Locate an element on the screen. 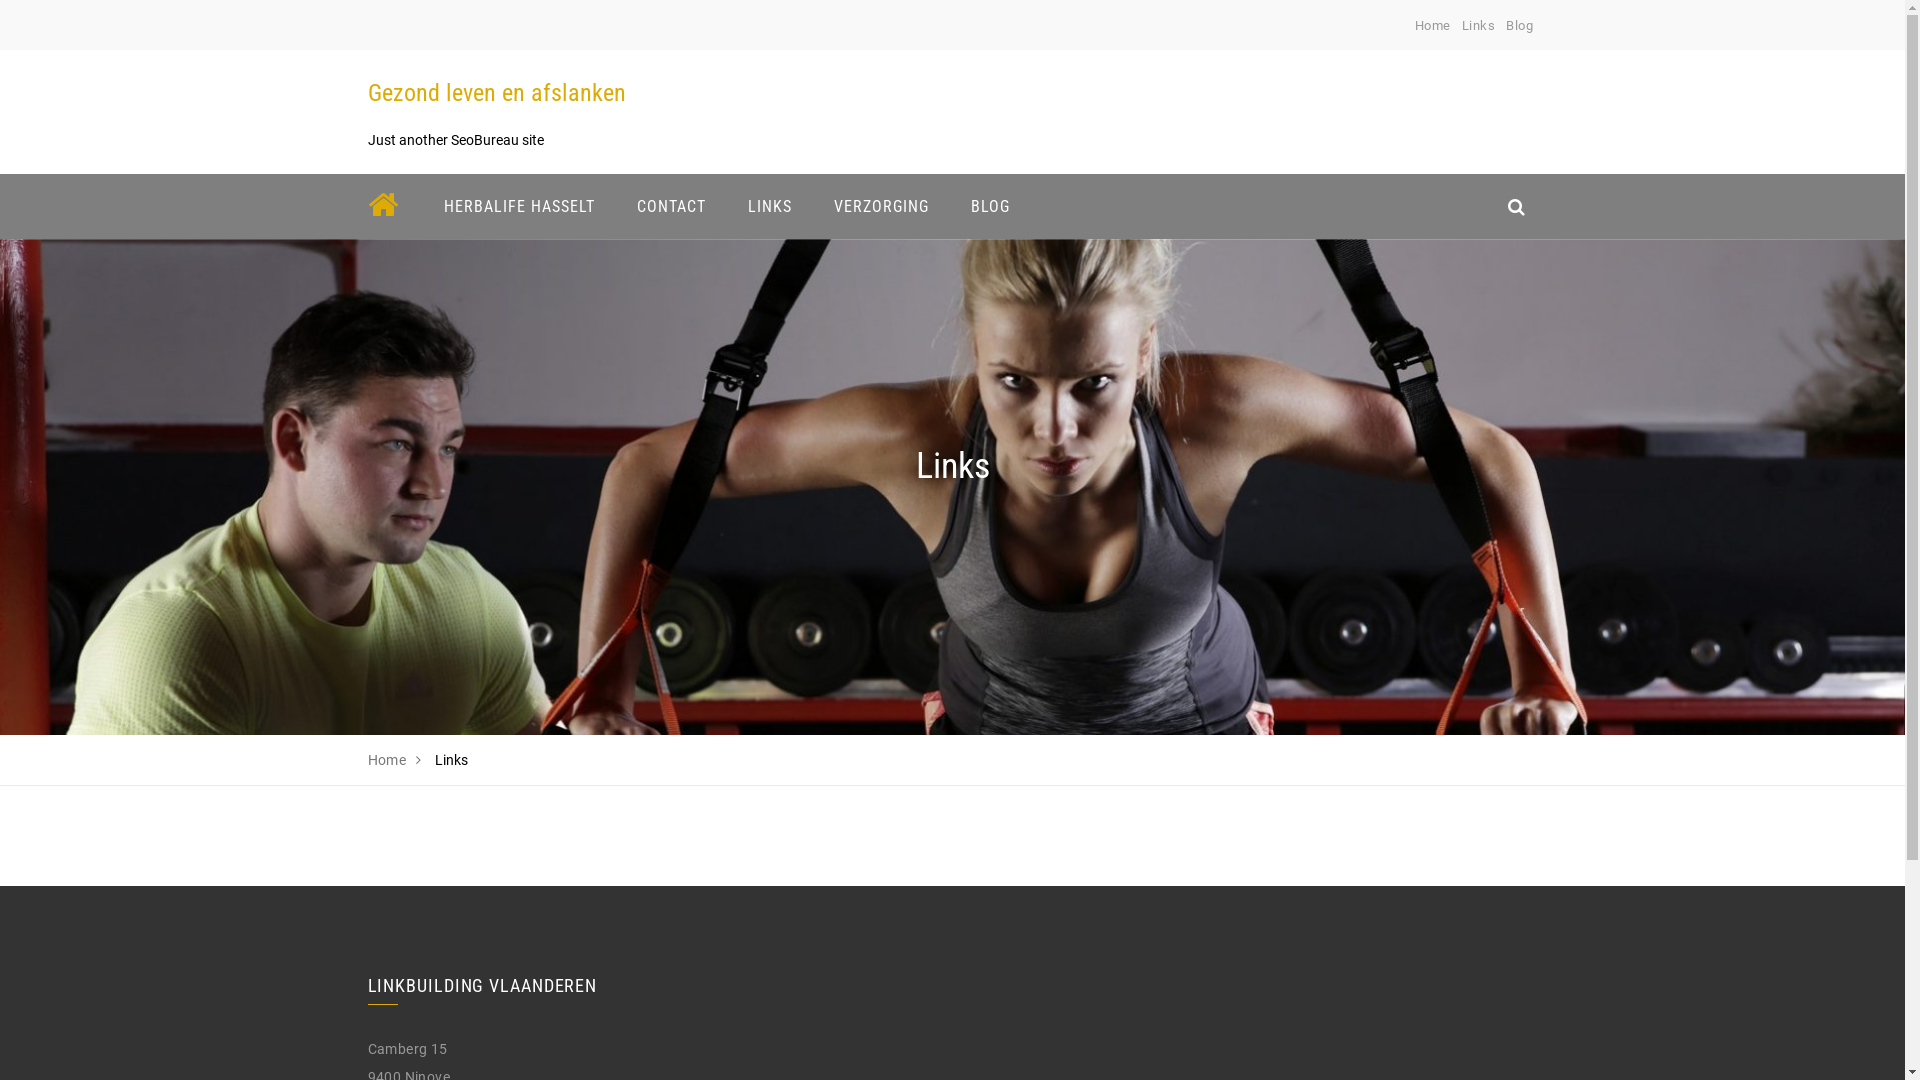 Image resolution: width=1920 pixels, height=1080 pixels. 'LINKS' is located at coordinates (767, 206).